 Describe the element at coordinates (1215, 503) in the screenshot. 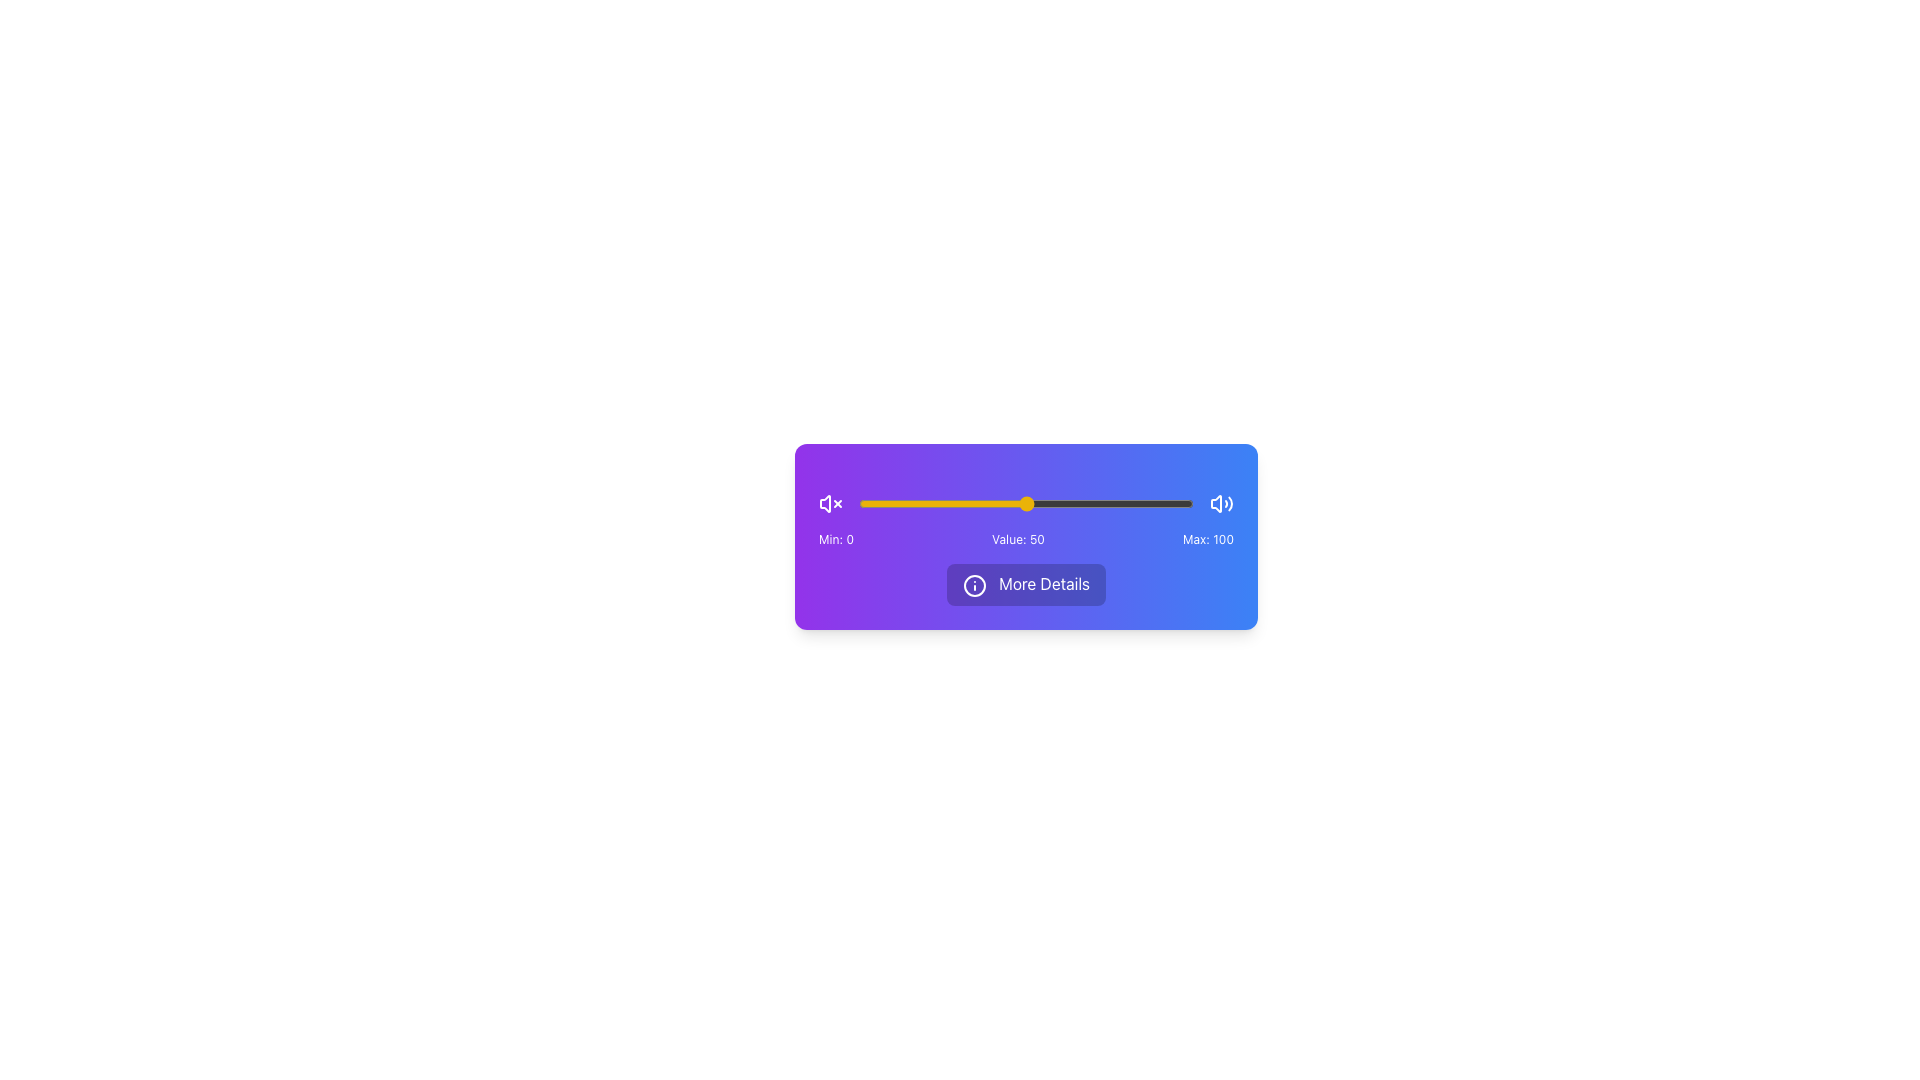

I see `the directional or audio-related indication icon located in the right part of the blue interface card, which is part of a central icon group` at that location.